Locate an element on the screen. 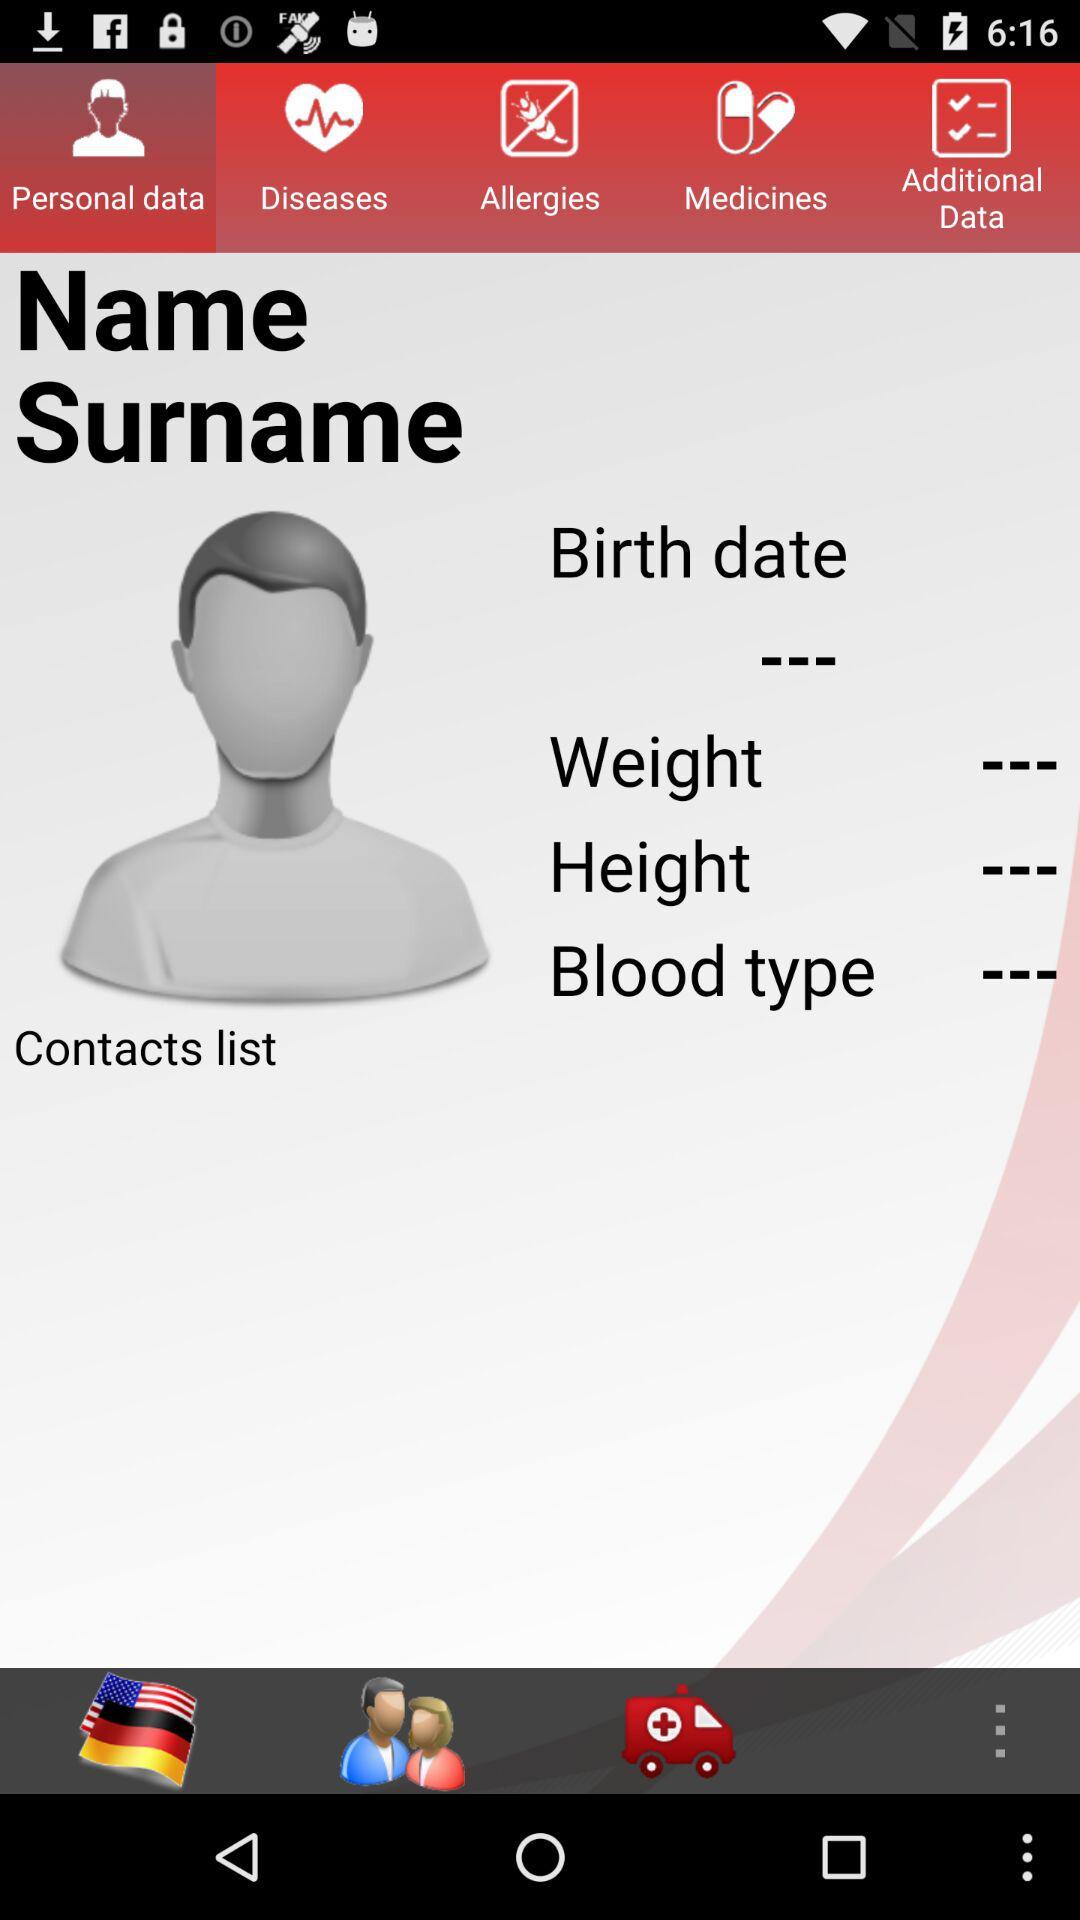 Image resolution: width=1080 pixels, height=1920 pixels. item to the right of the allergies icon is located at coordinates (756, 156).